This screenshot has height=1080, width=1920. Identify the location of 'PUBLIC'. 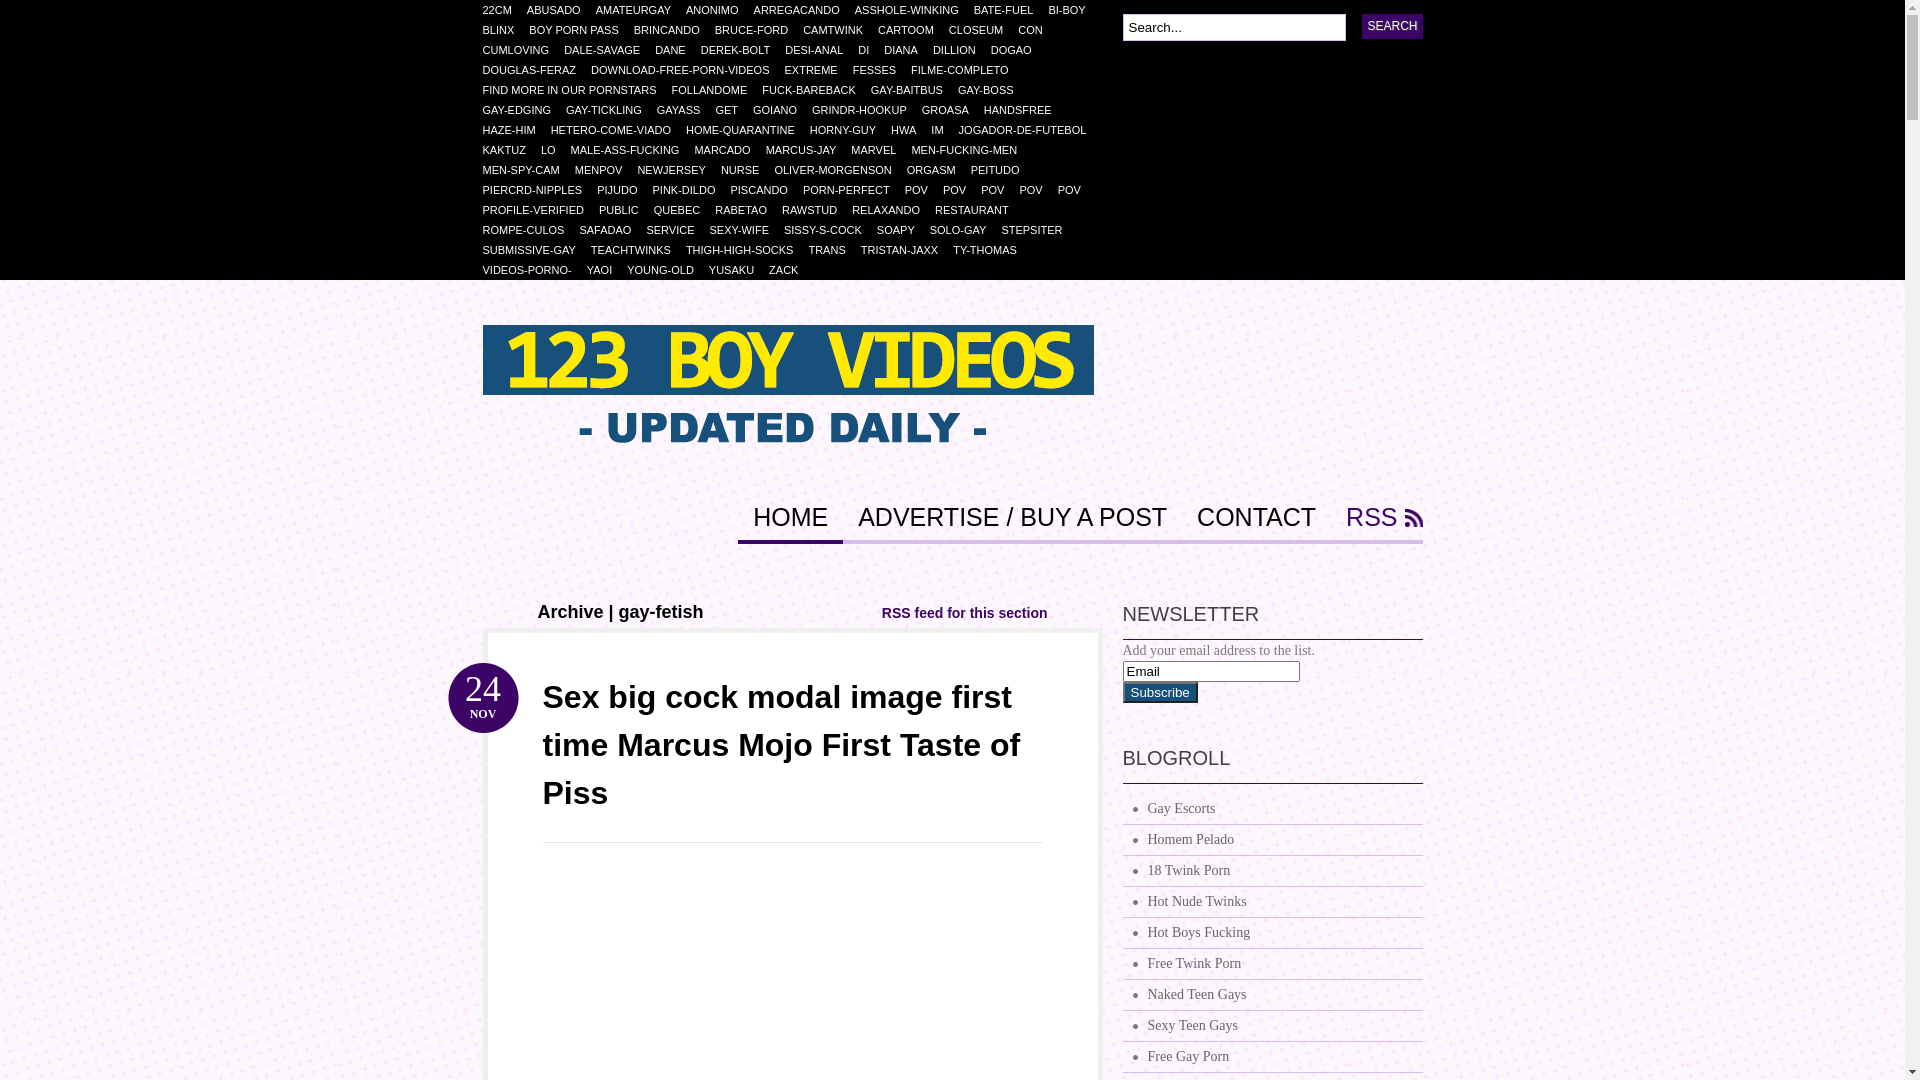
(625, 209).